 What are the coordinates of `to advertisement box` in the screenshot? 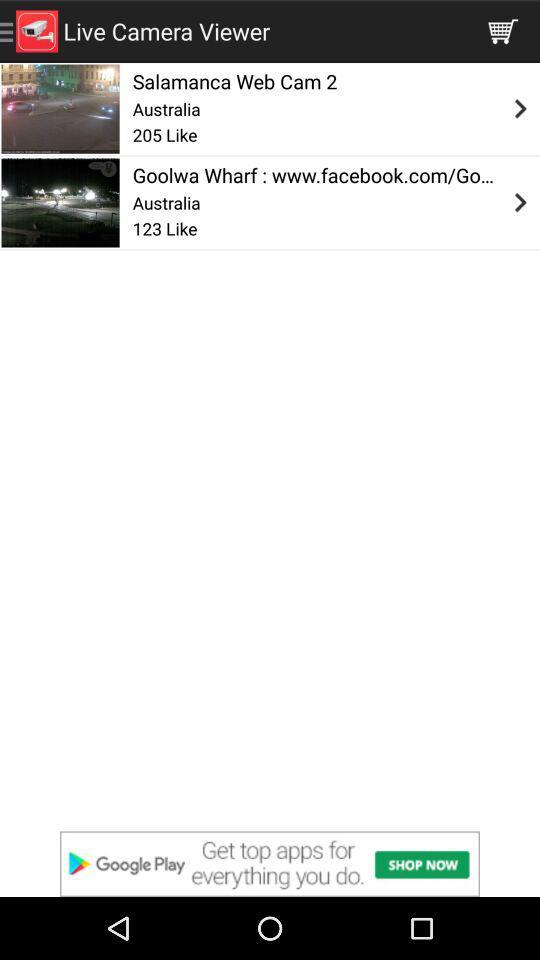 It's located at (270, 863).